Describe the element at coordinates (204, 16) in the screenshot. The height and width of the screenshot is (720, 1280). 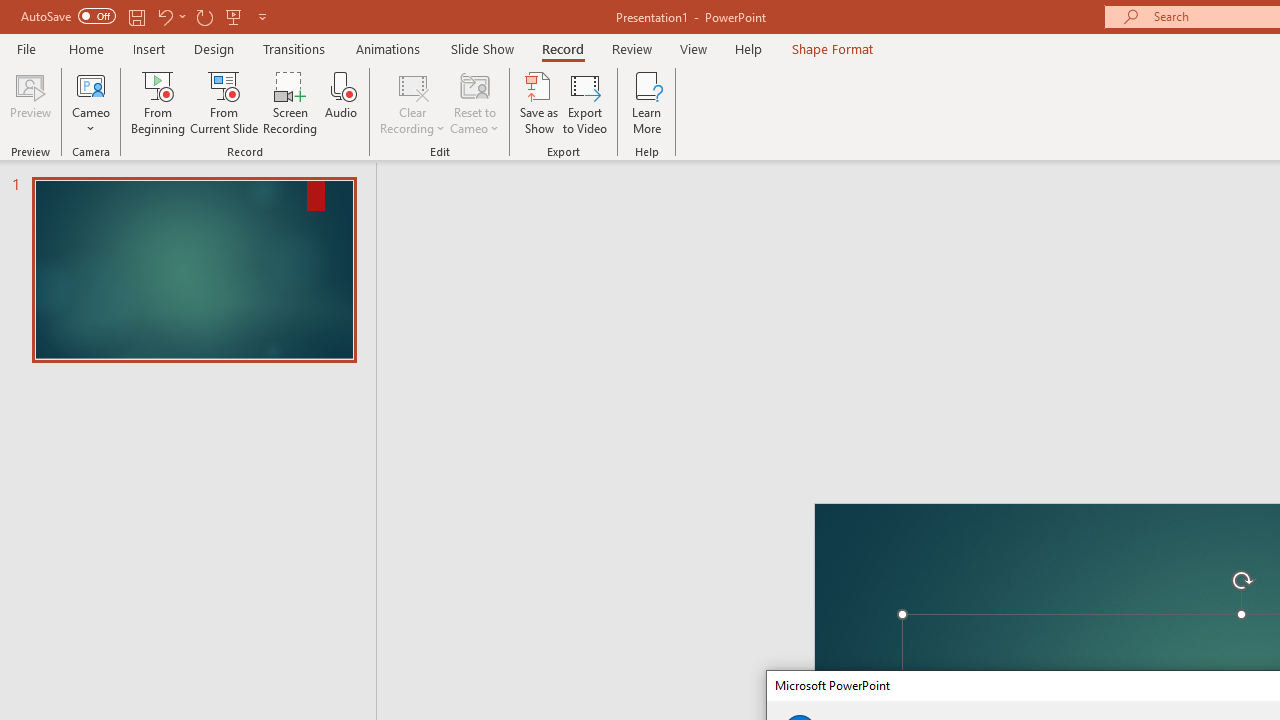
I see `'Redo'` at that location.